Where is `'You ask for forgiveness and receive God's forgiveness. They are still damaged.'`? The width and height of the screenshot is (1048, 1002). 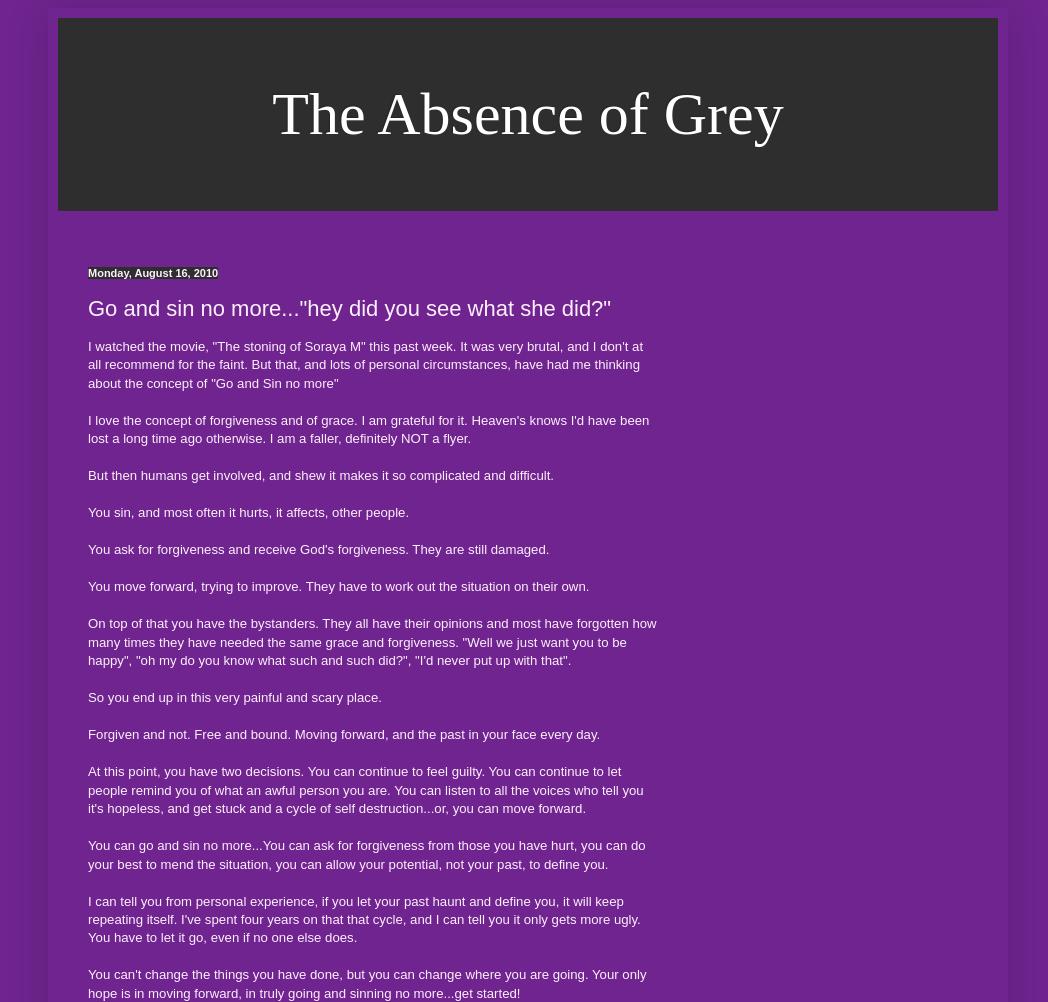
'You ask for forgiveness and receive God's forgiveness. They are still damaged.' is located at coordinates (318, 549).